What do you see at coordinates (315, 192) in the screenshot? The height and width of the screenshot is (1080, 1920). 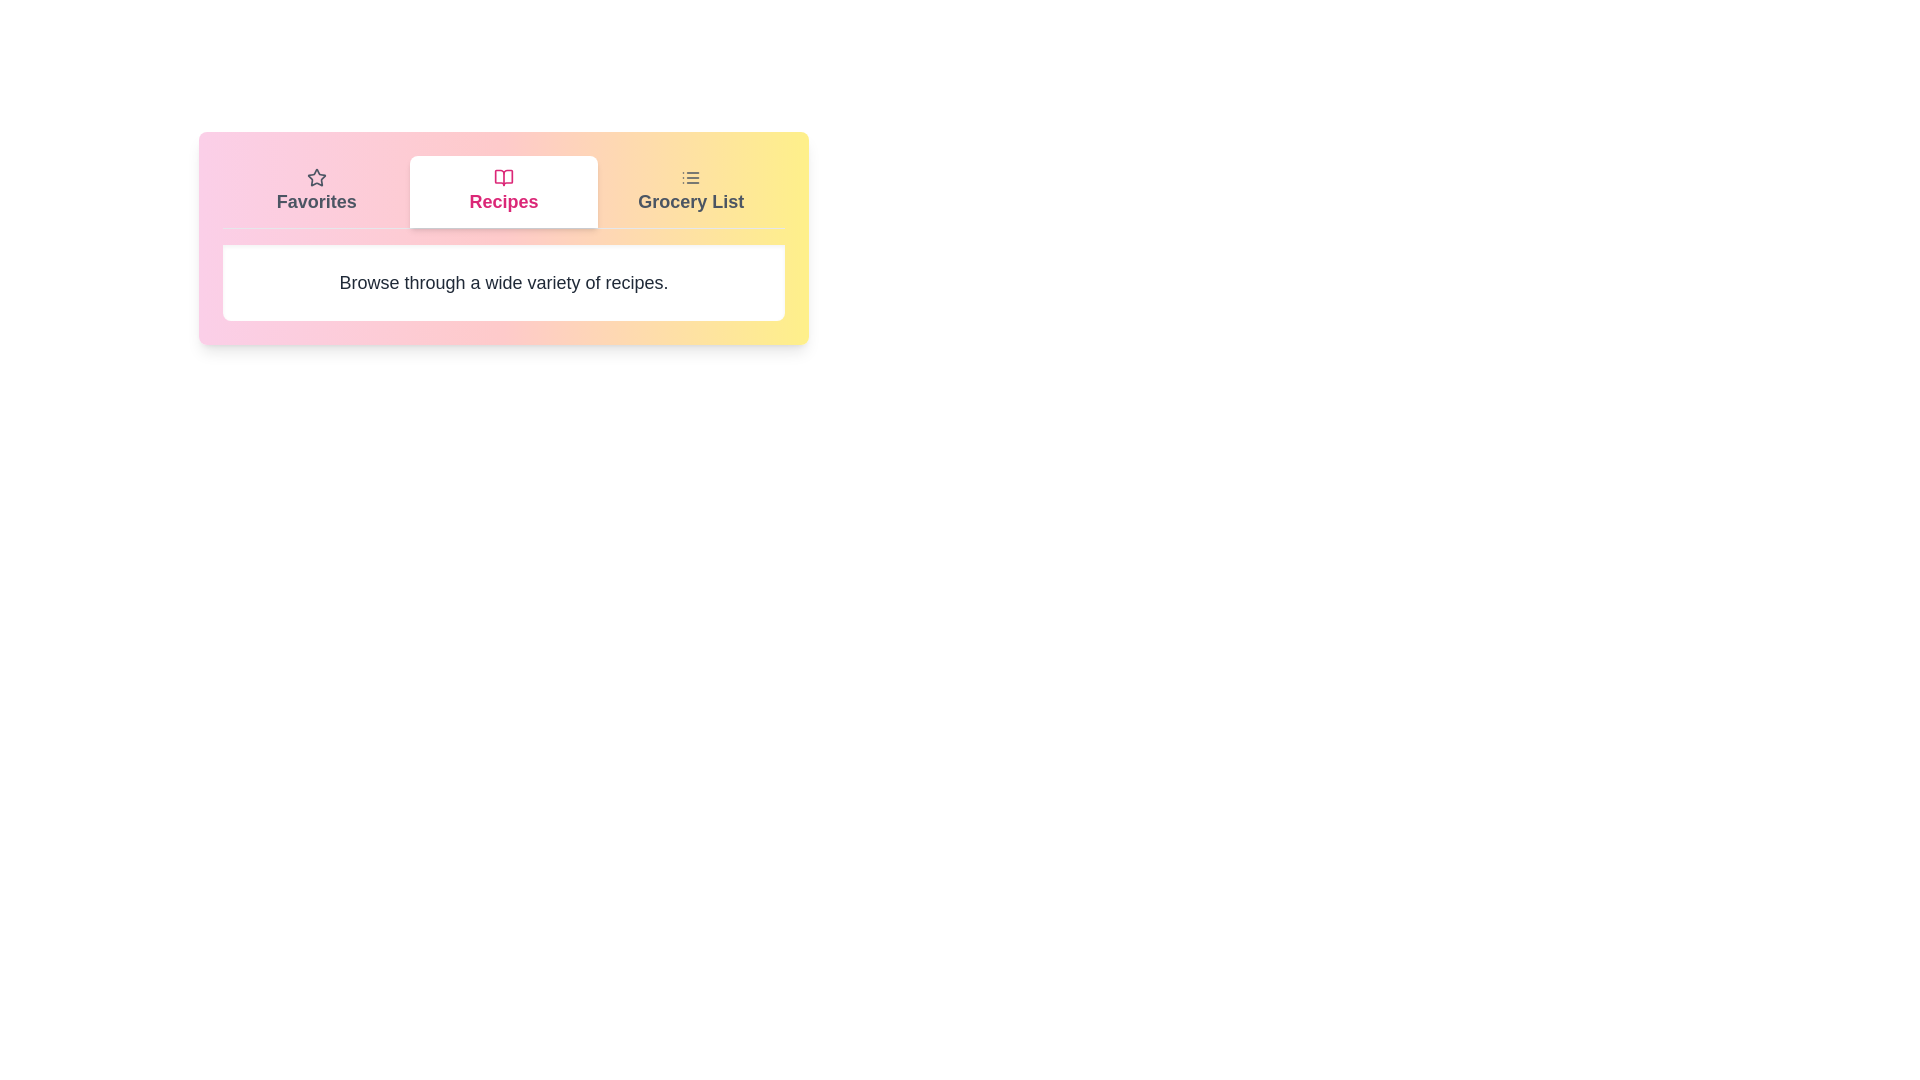 I see `the tab labeled Favorites to observe its icon and label` at bounding box center [315, 192].